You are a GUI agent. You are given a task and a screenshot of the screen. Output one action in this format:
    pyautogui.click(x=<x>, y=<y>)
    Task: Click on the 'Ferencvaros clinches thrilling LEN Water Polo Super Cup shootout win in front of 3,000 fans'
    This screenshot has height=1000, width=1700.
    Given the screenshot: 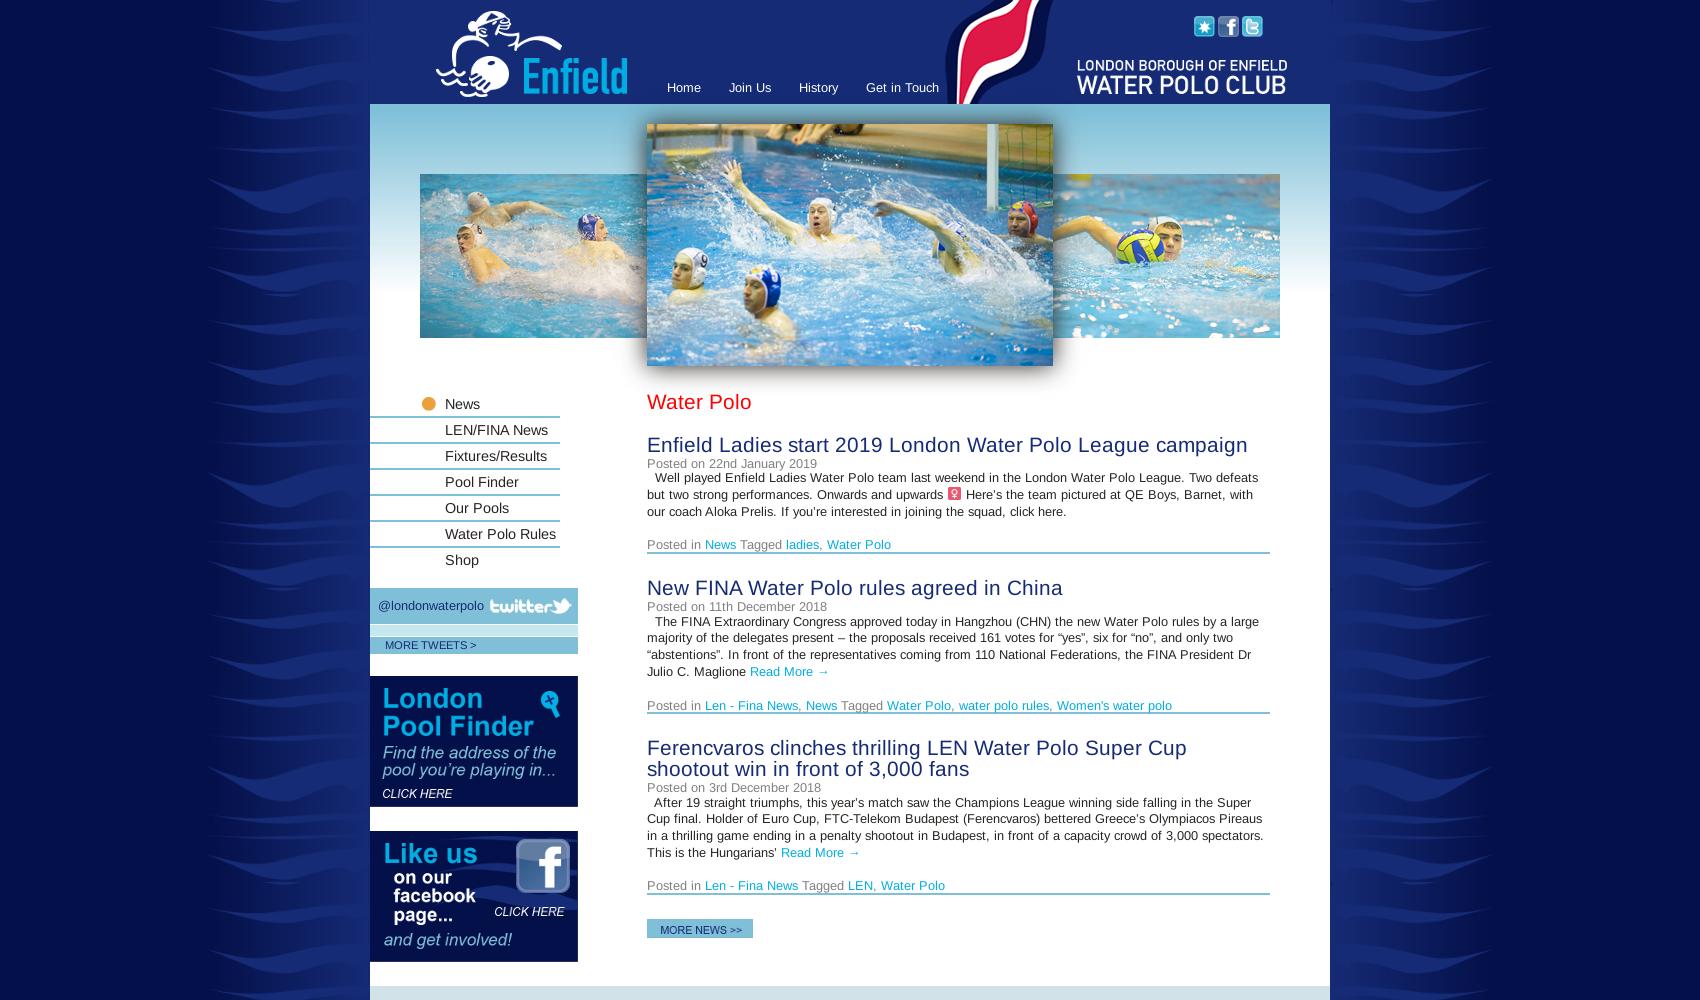 What is the action you would take?
    pyautogui.click(x=916, y=758)
    